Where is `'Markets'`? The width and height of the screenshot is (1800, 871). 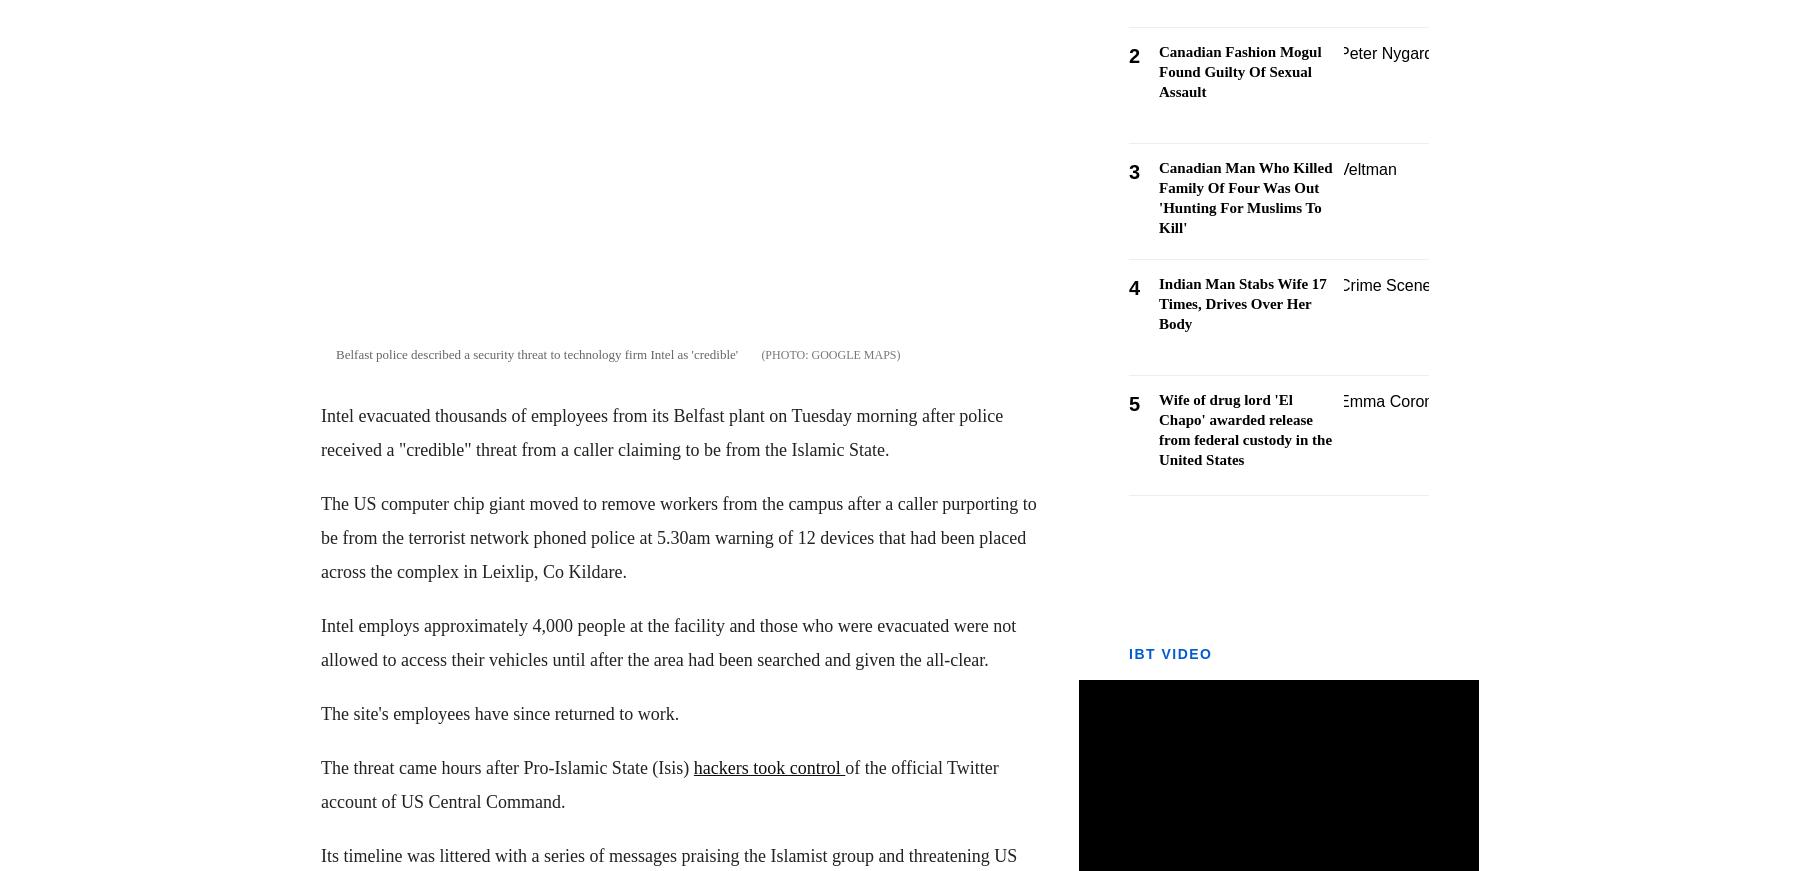 'Markets' is located at coordinates (13, 77).